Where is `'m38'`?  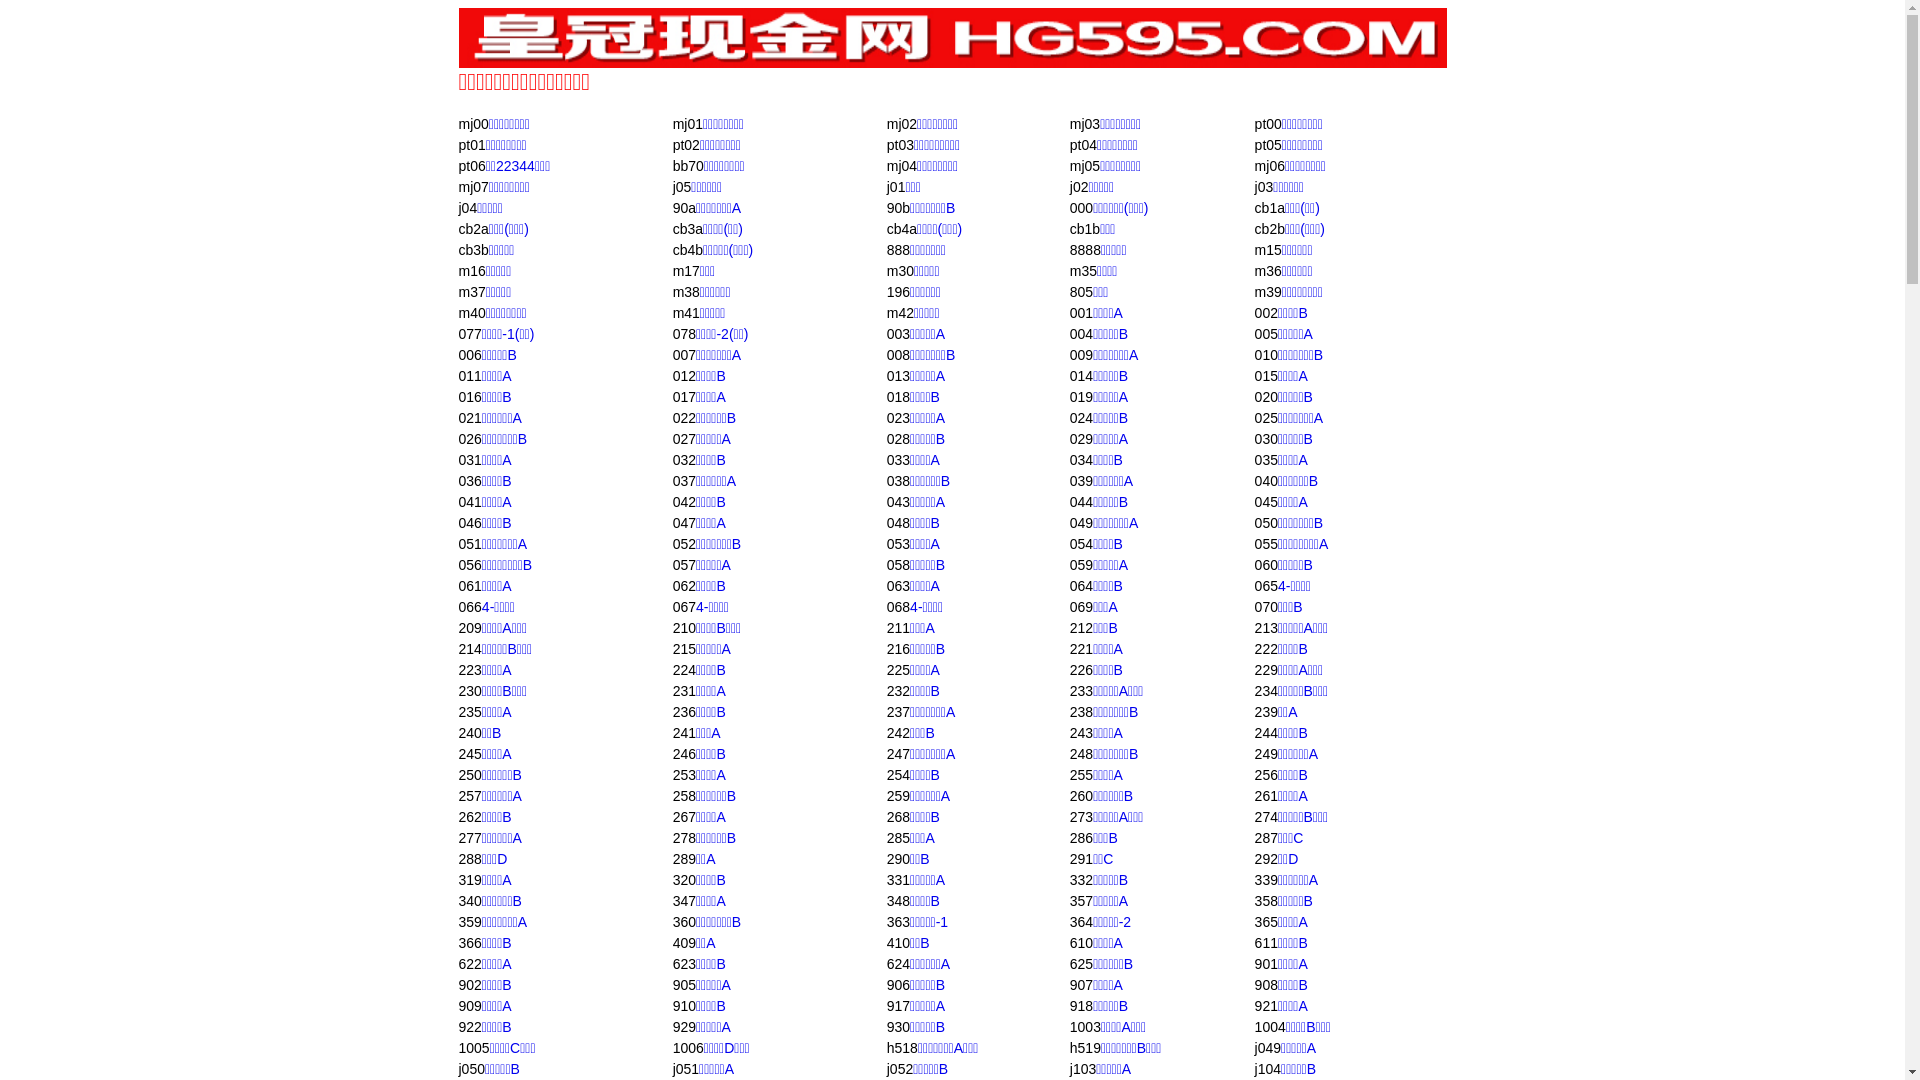
'm38' is located at coordinates (686, 292).